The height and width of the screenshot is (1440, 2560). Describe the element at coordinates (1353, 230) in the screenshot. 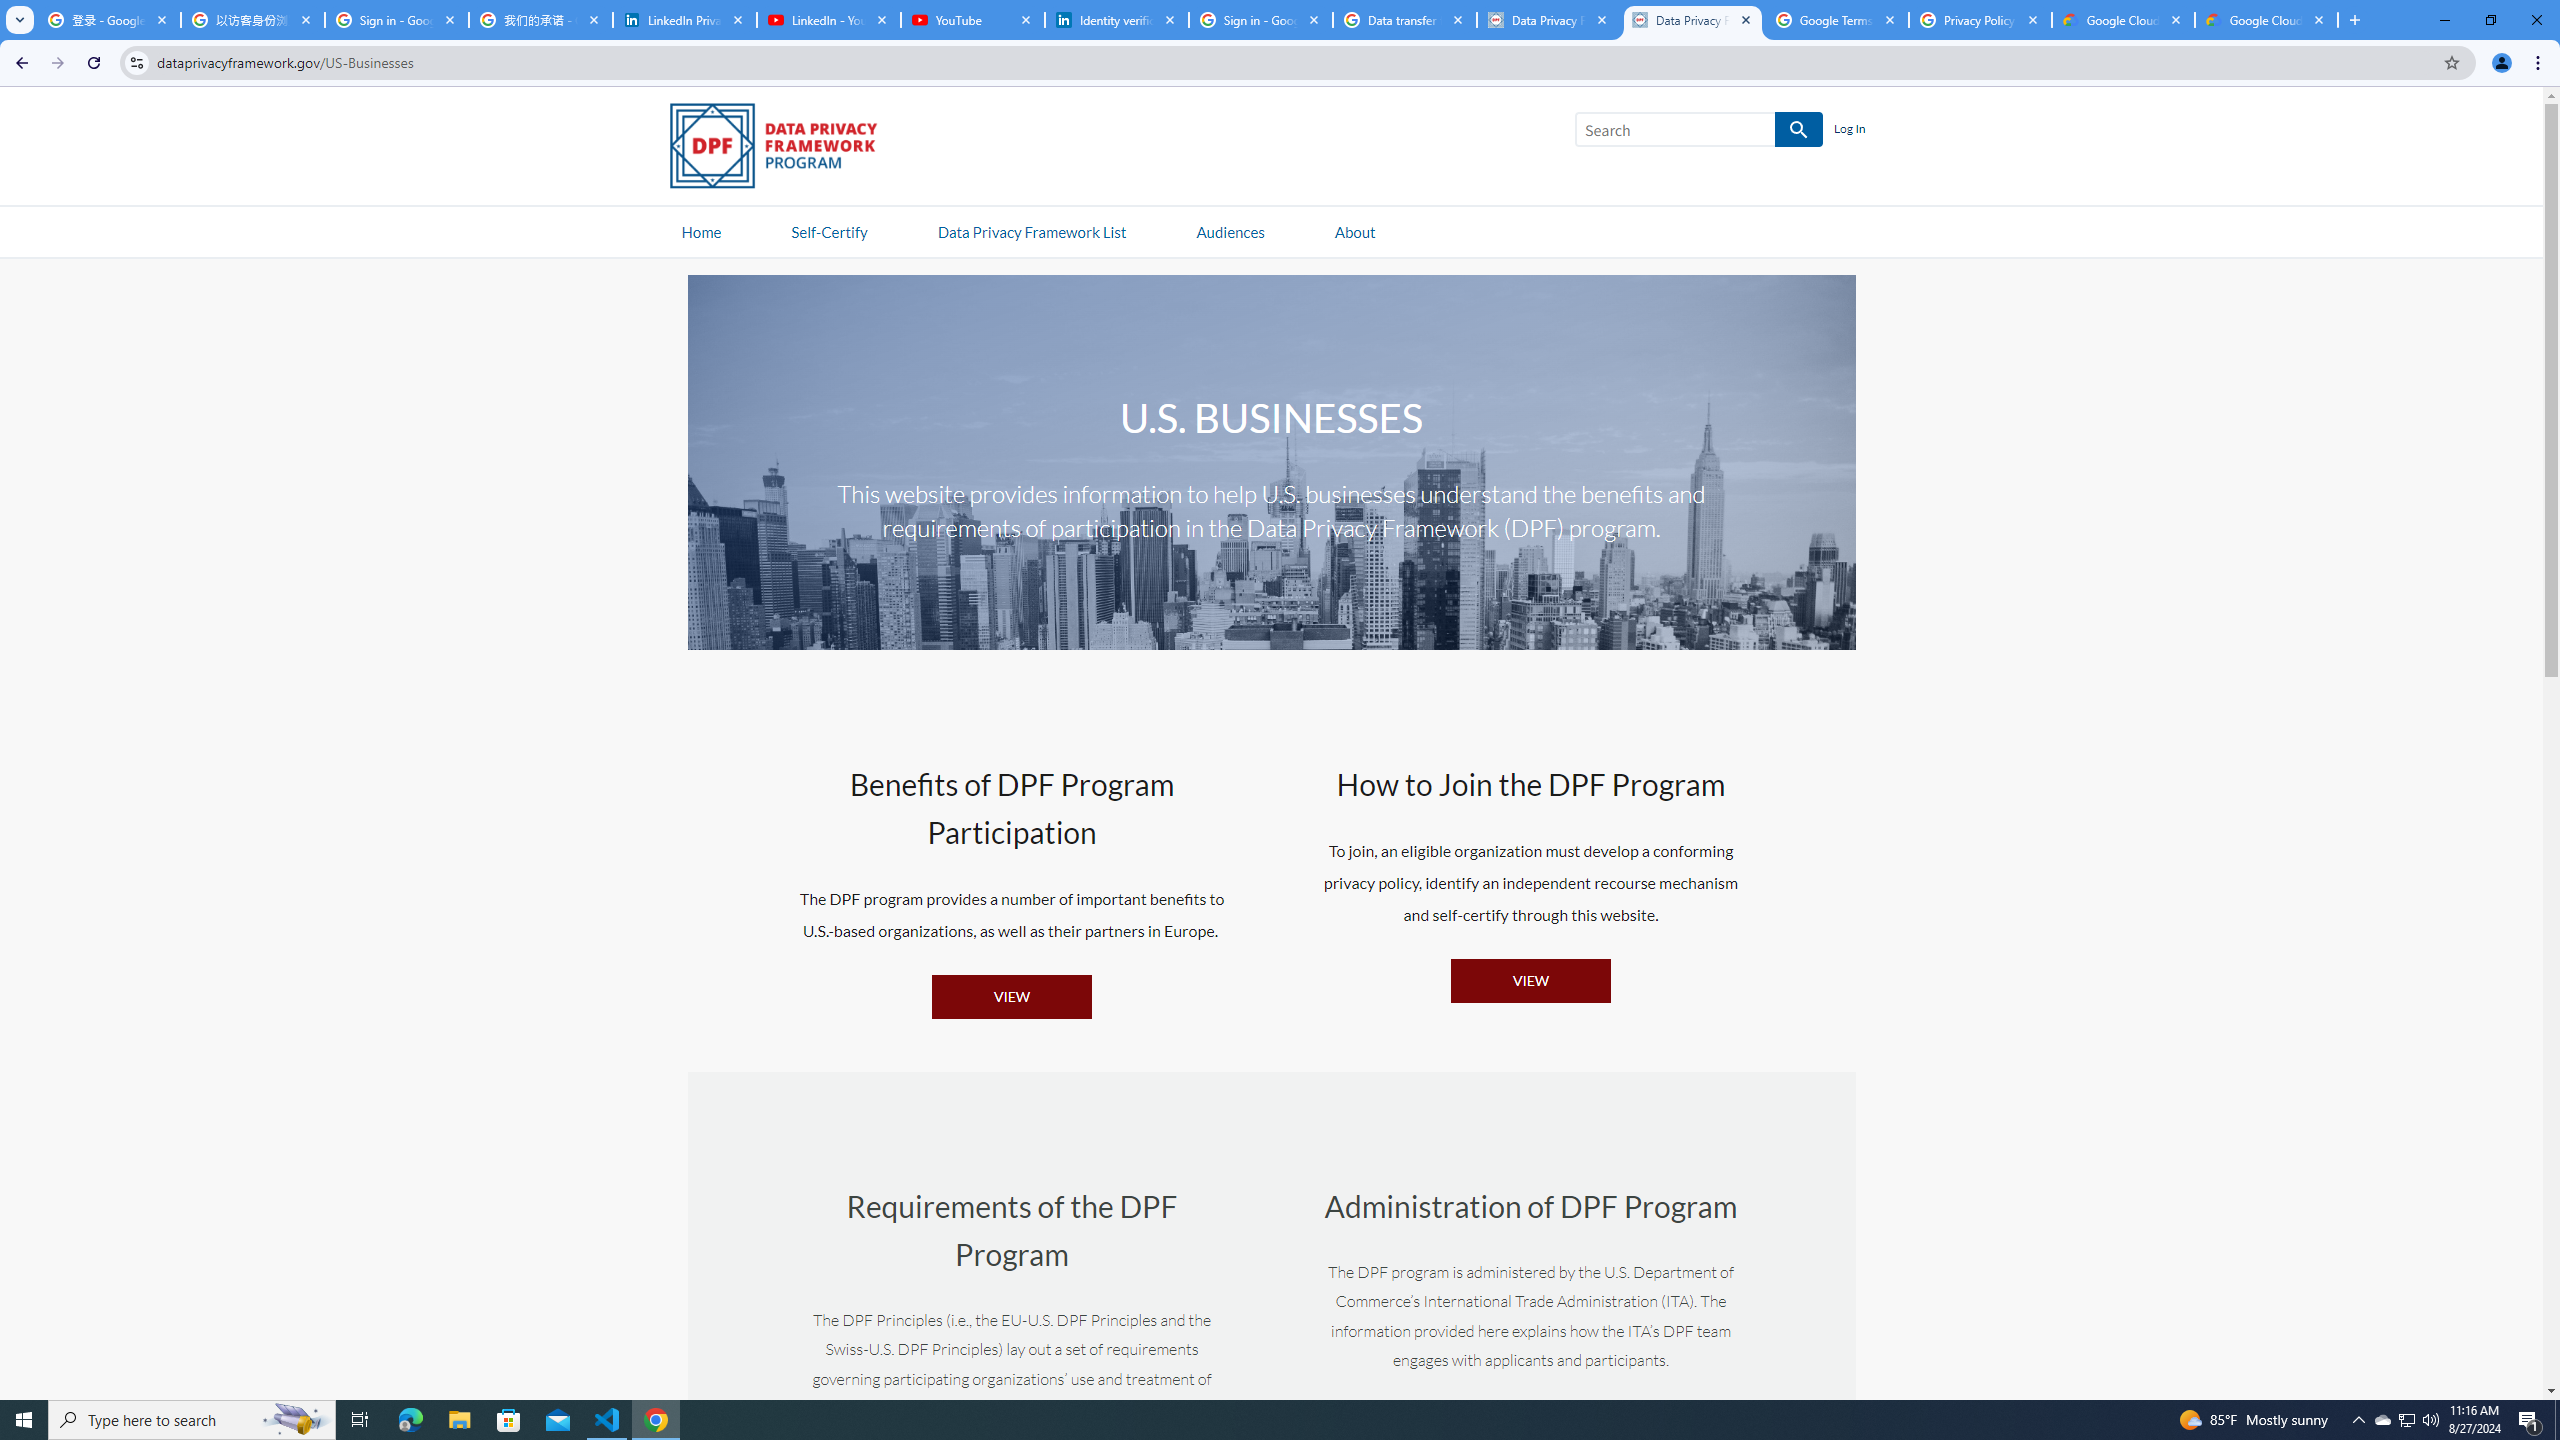

I see `'About'` at that location.